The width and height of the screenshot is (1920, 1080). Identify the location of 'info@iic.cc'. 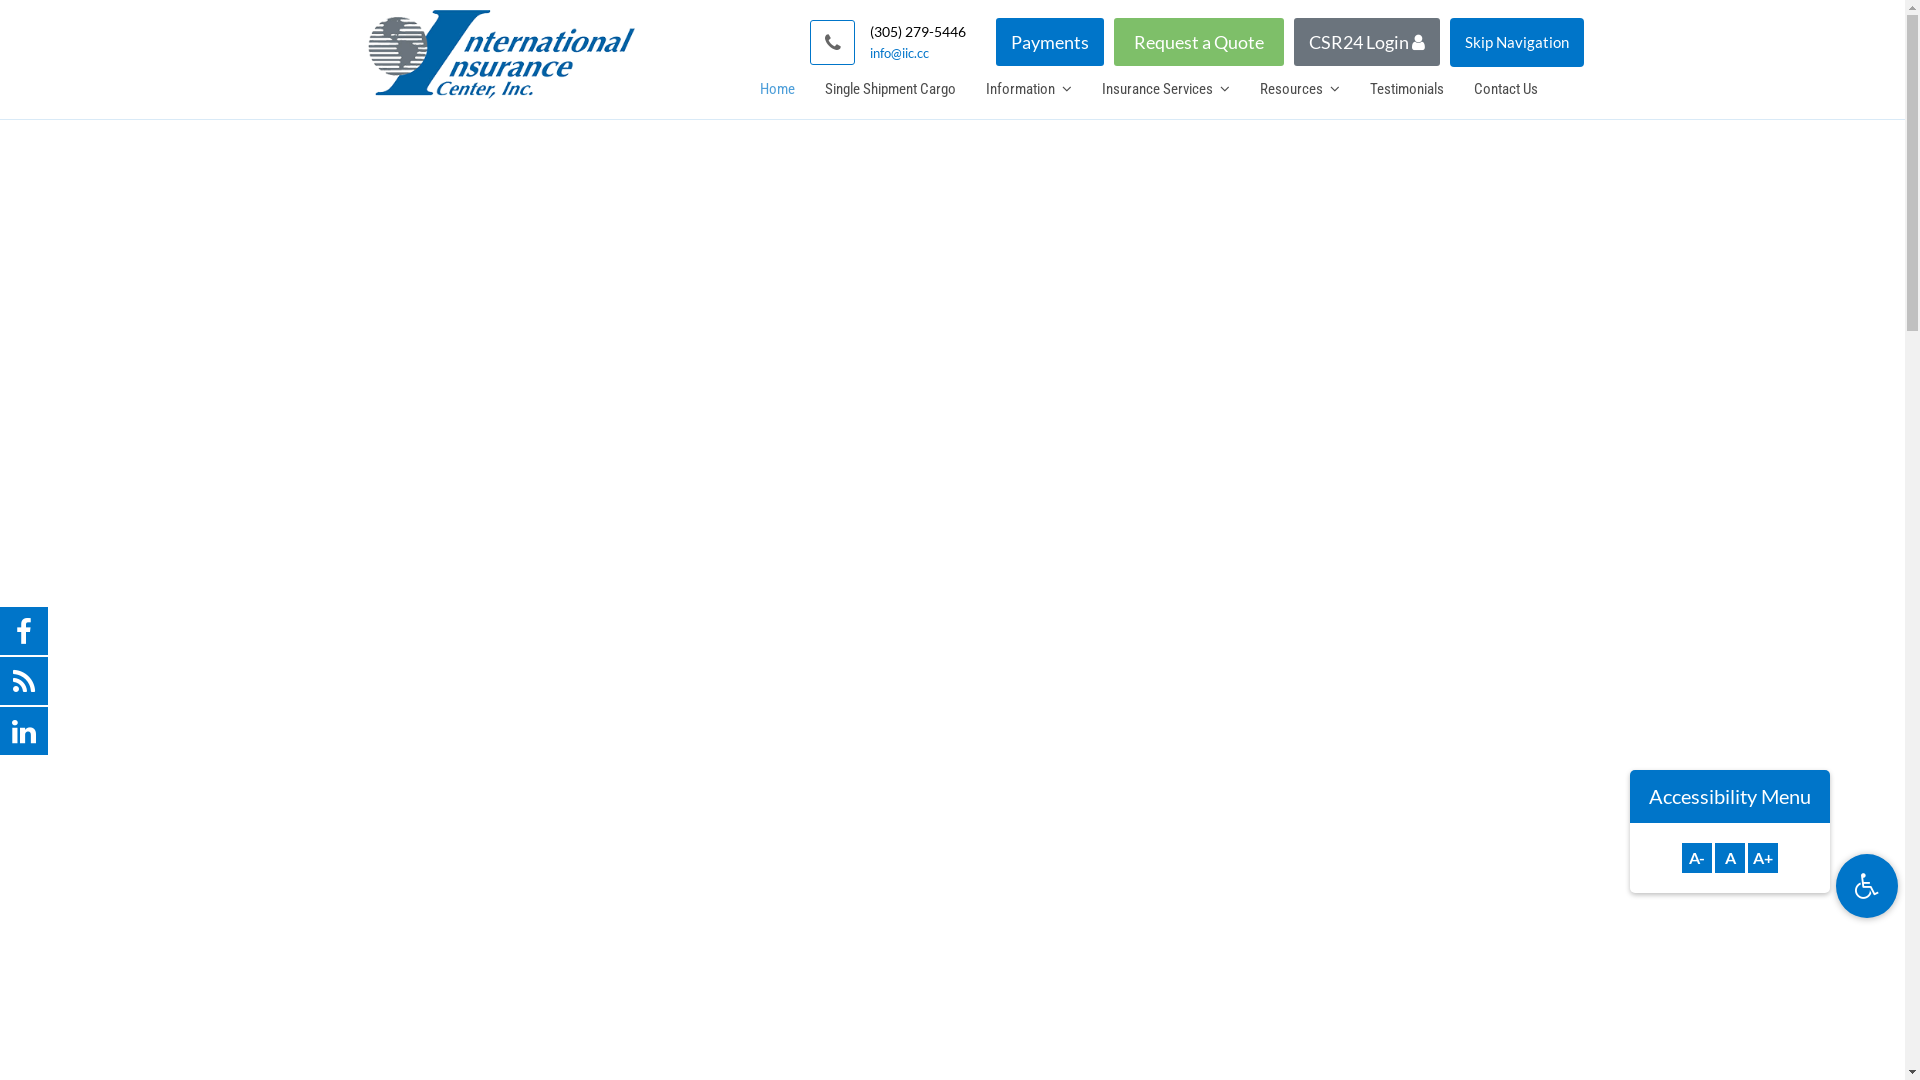
(916, 52).